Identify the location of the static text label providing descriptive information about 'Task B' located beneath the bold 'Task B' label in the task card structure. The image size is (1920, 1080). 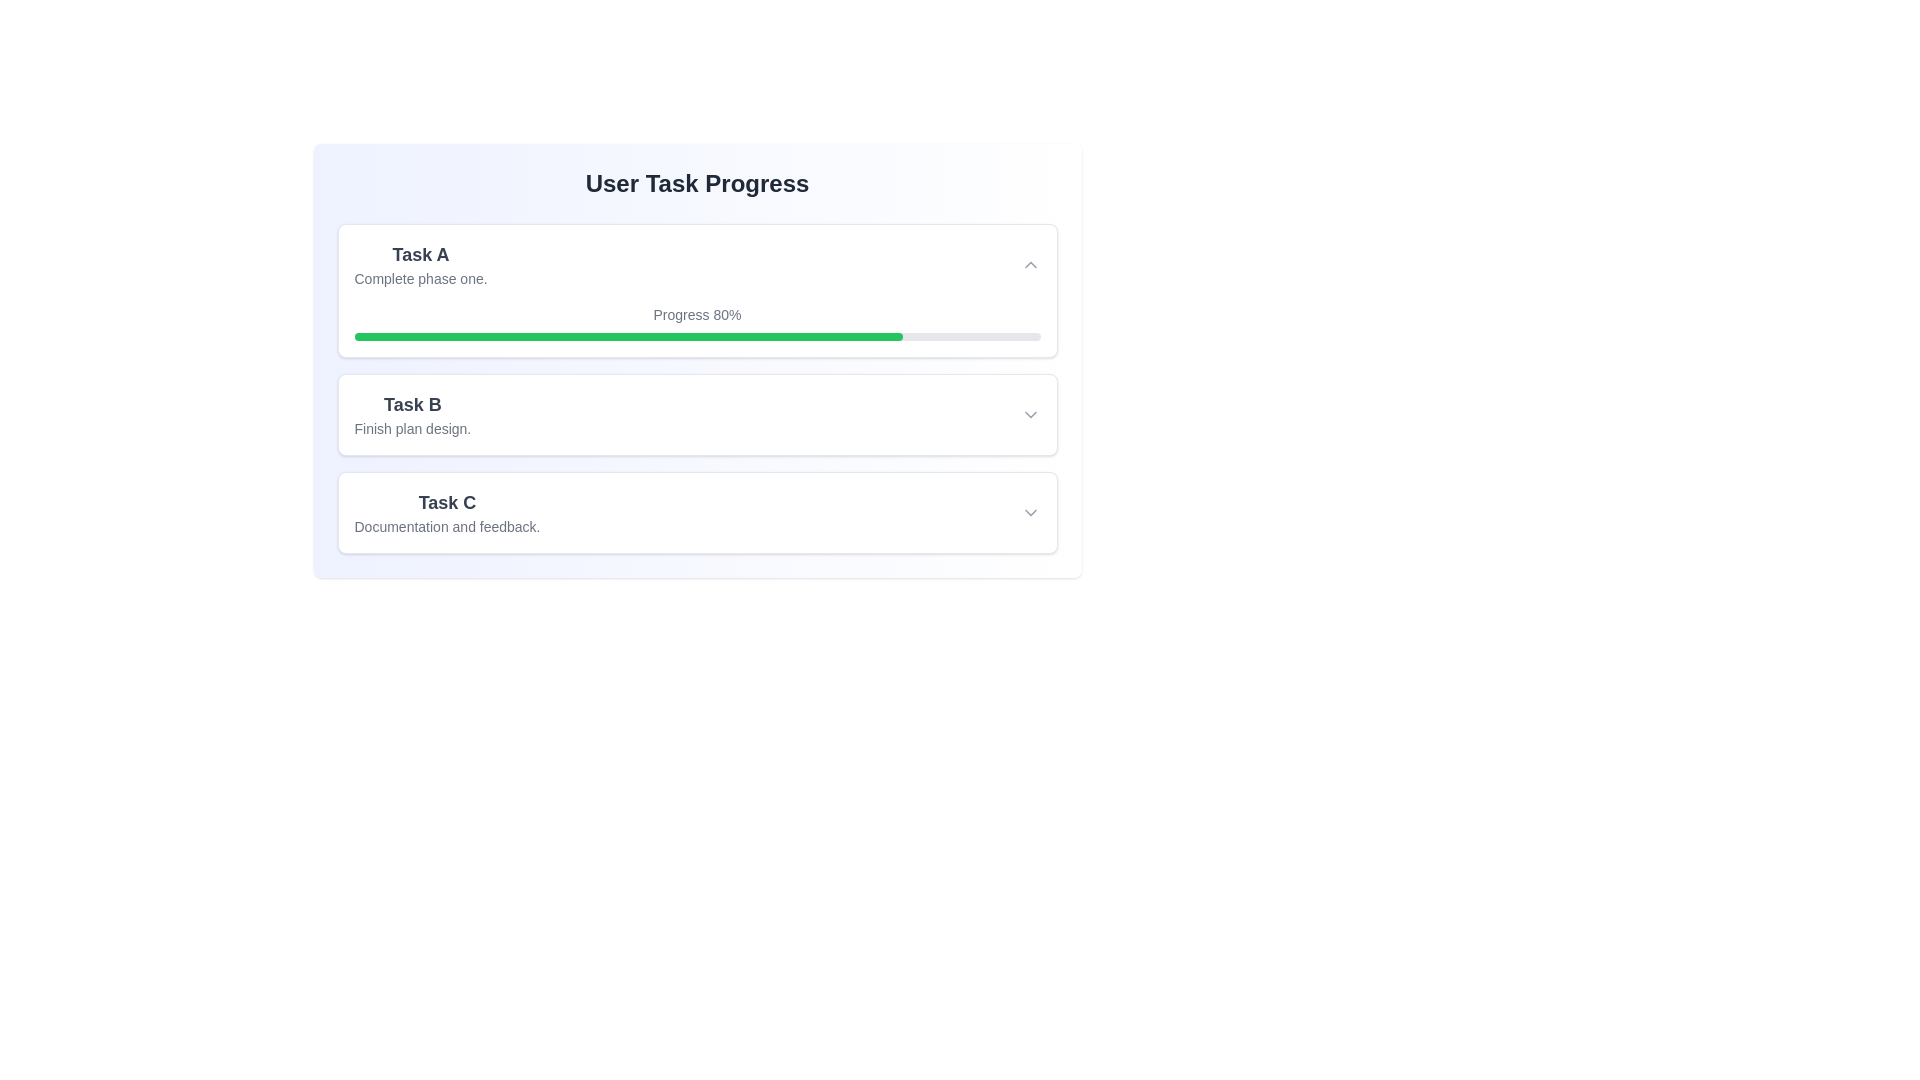
(411, 427).